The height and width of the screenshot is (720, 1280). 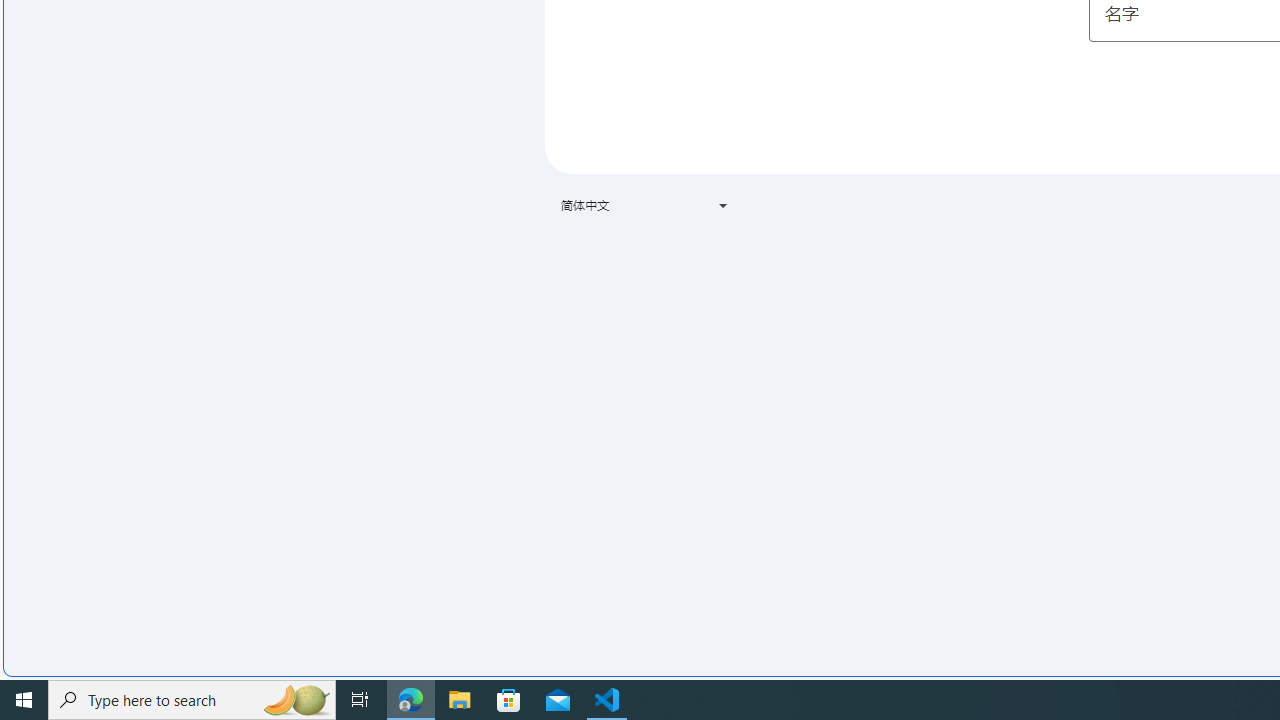 I want to click on 'Class: VfPpkd-t08AT-Bz112c-Bd00G', so click(x=722, y=205).